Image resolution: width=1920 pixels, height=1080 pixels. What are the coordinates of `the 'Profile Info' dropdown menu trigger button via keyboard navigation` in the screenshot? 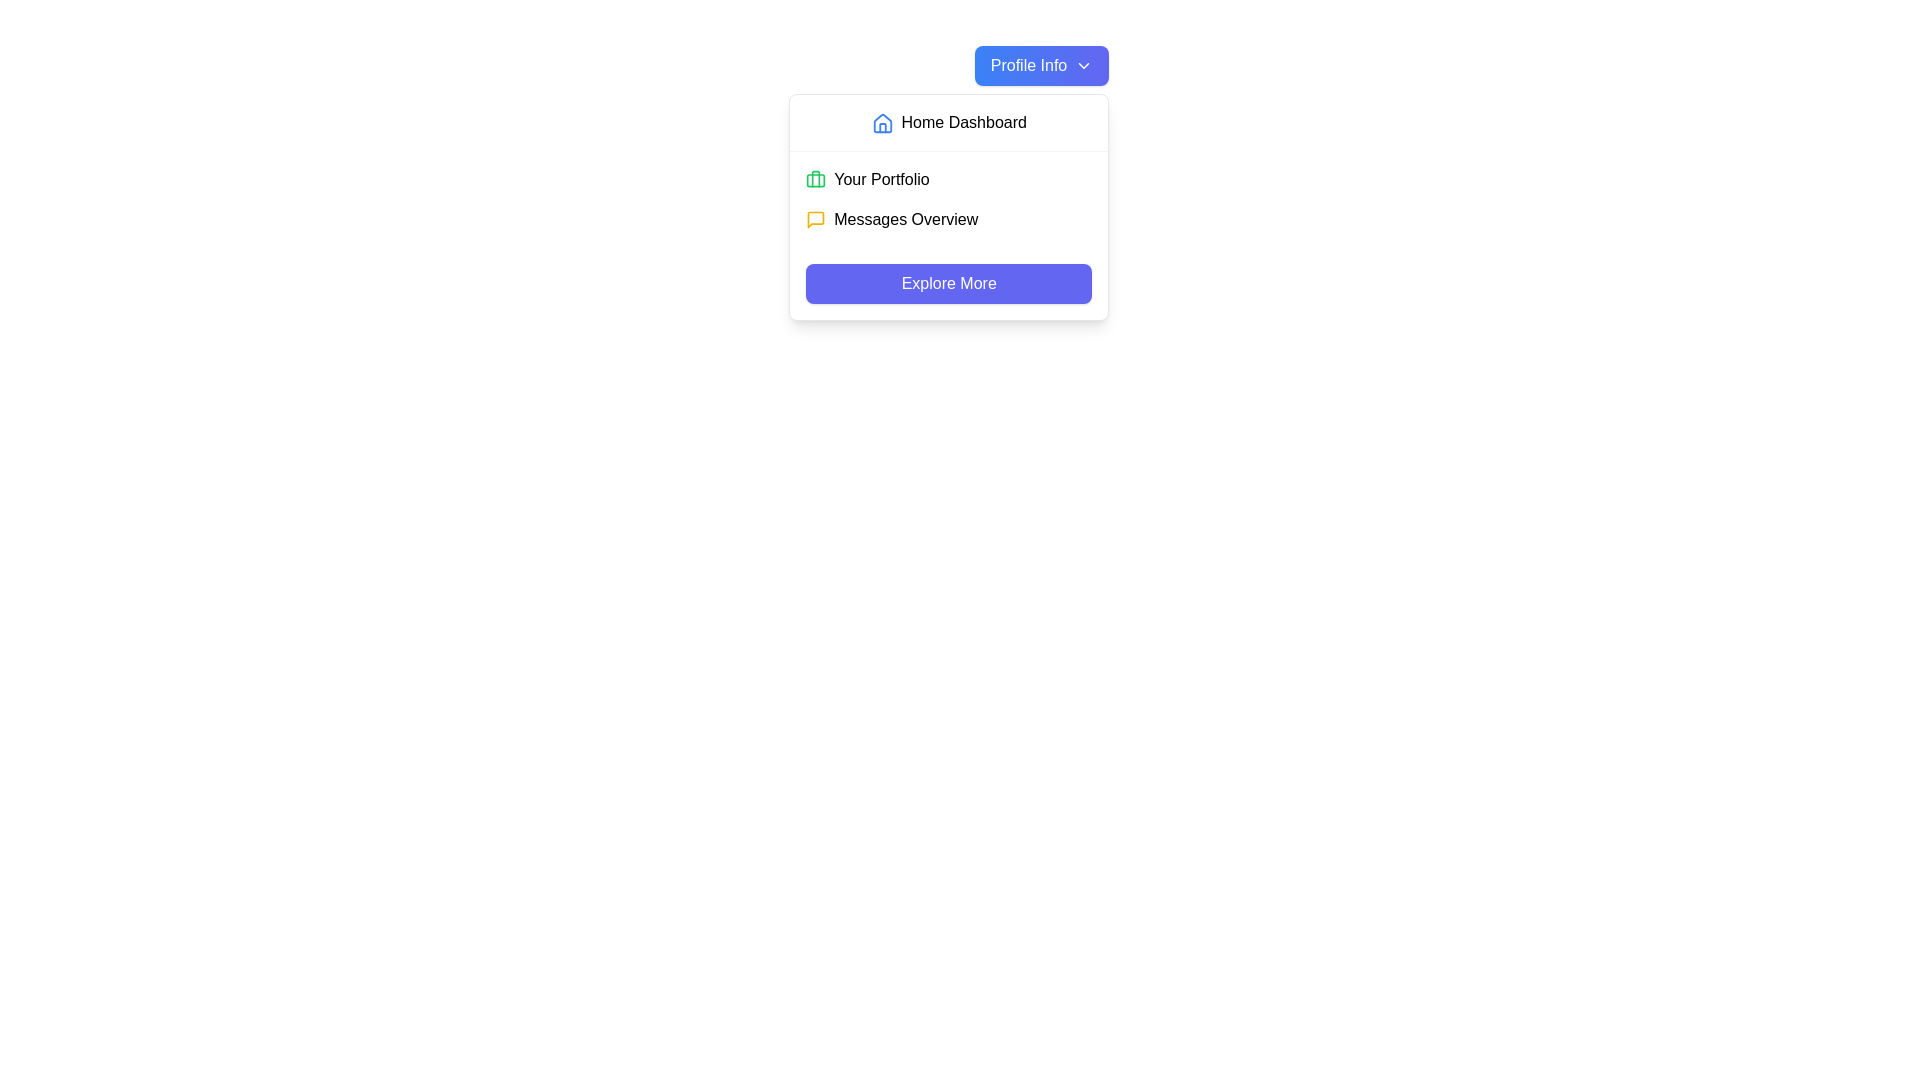 It's located at (1040, 64).